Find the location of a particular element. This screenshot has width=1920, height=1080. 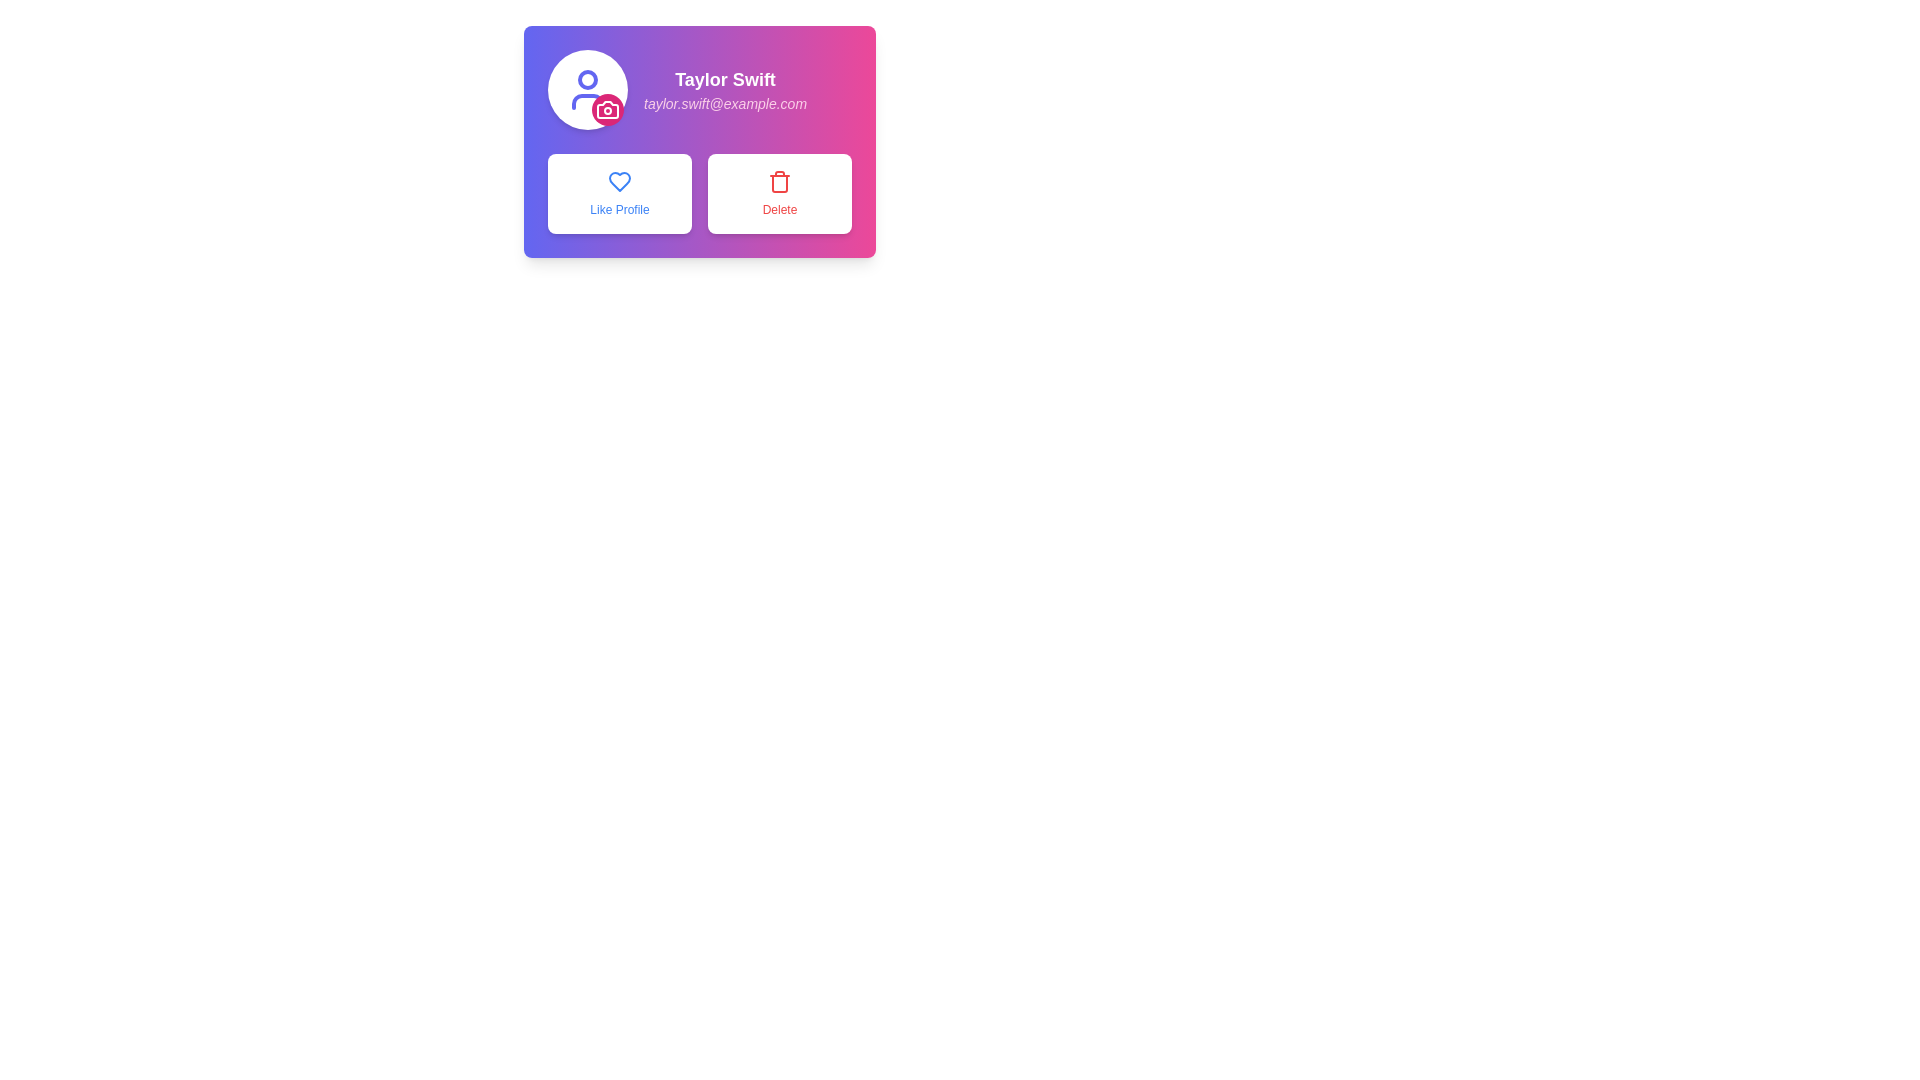

the trash can icon within the 'Delete' button is located at coordinates (778, 184).